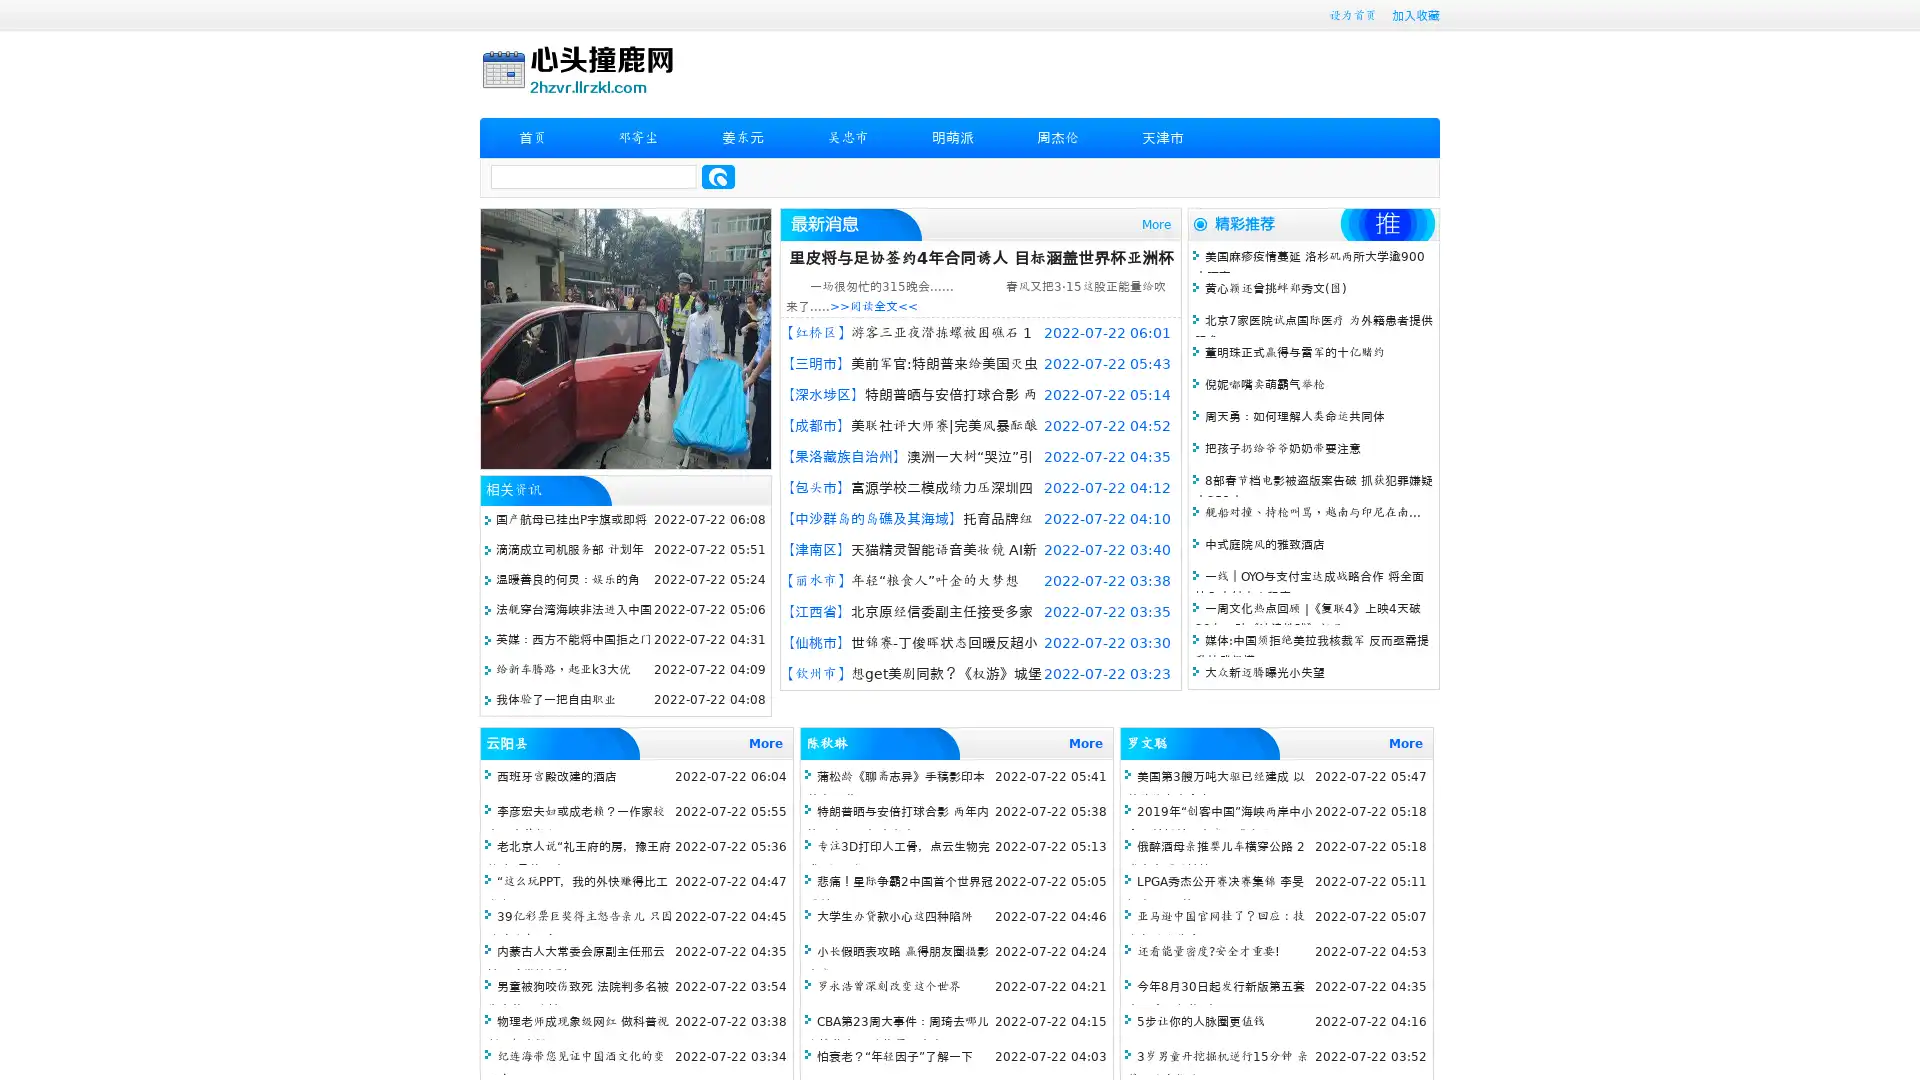 The image size is (1920, 1080). What do you see at coordinates (718, 176) in the screenshot?
I see `Search` at bounding box center [718, 176].